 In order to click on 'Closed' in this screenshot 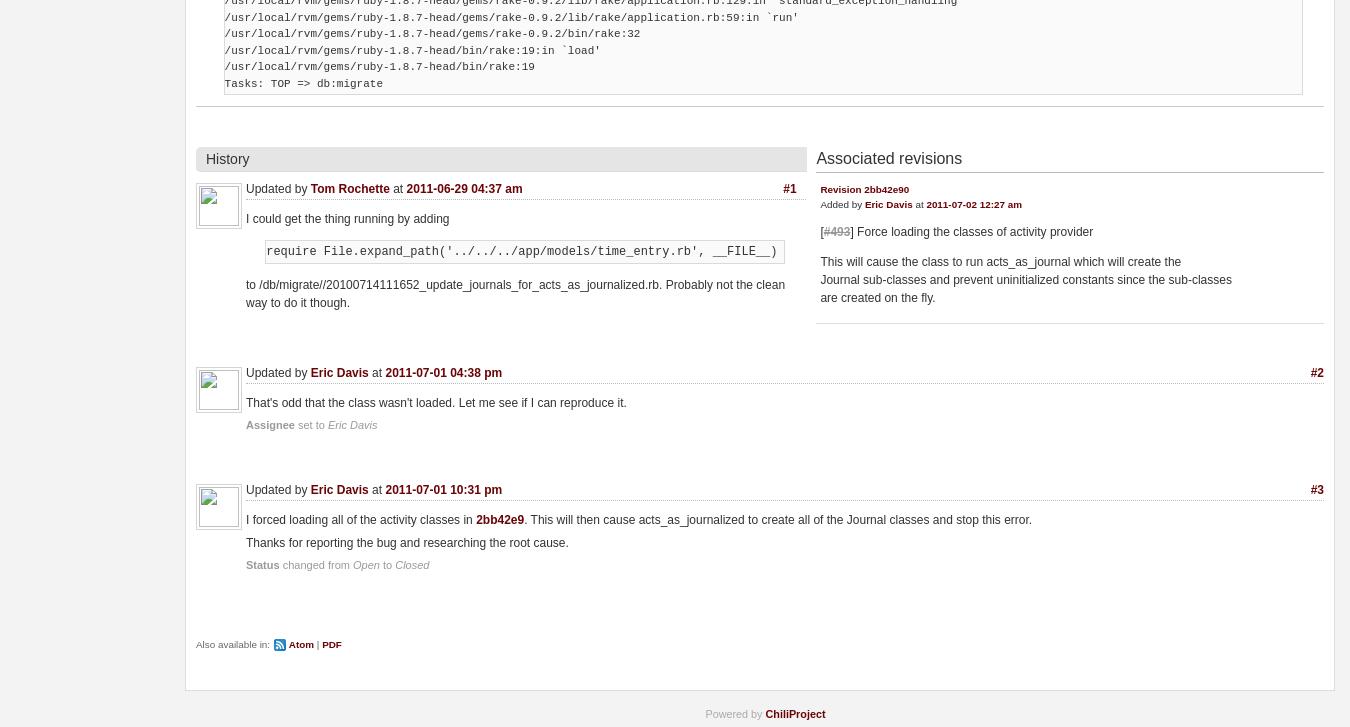, I will do `click(412, 563)`.